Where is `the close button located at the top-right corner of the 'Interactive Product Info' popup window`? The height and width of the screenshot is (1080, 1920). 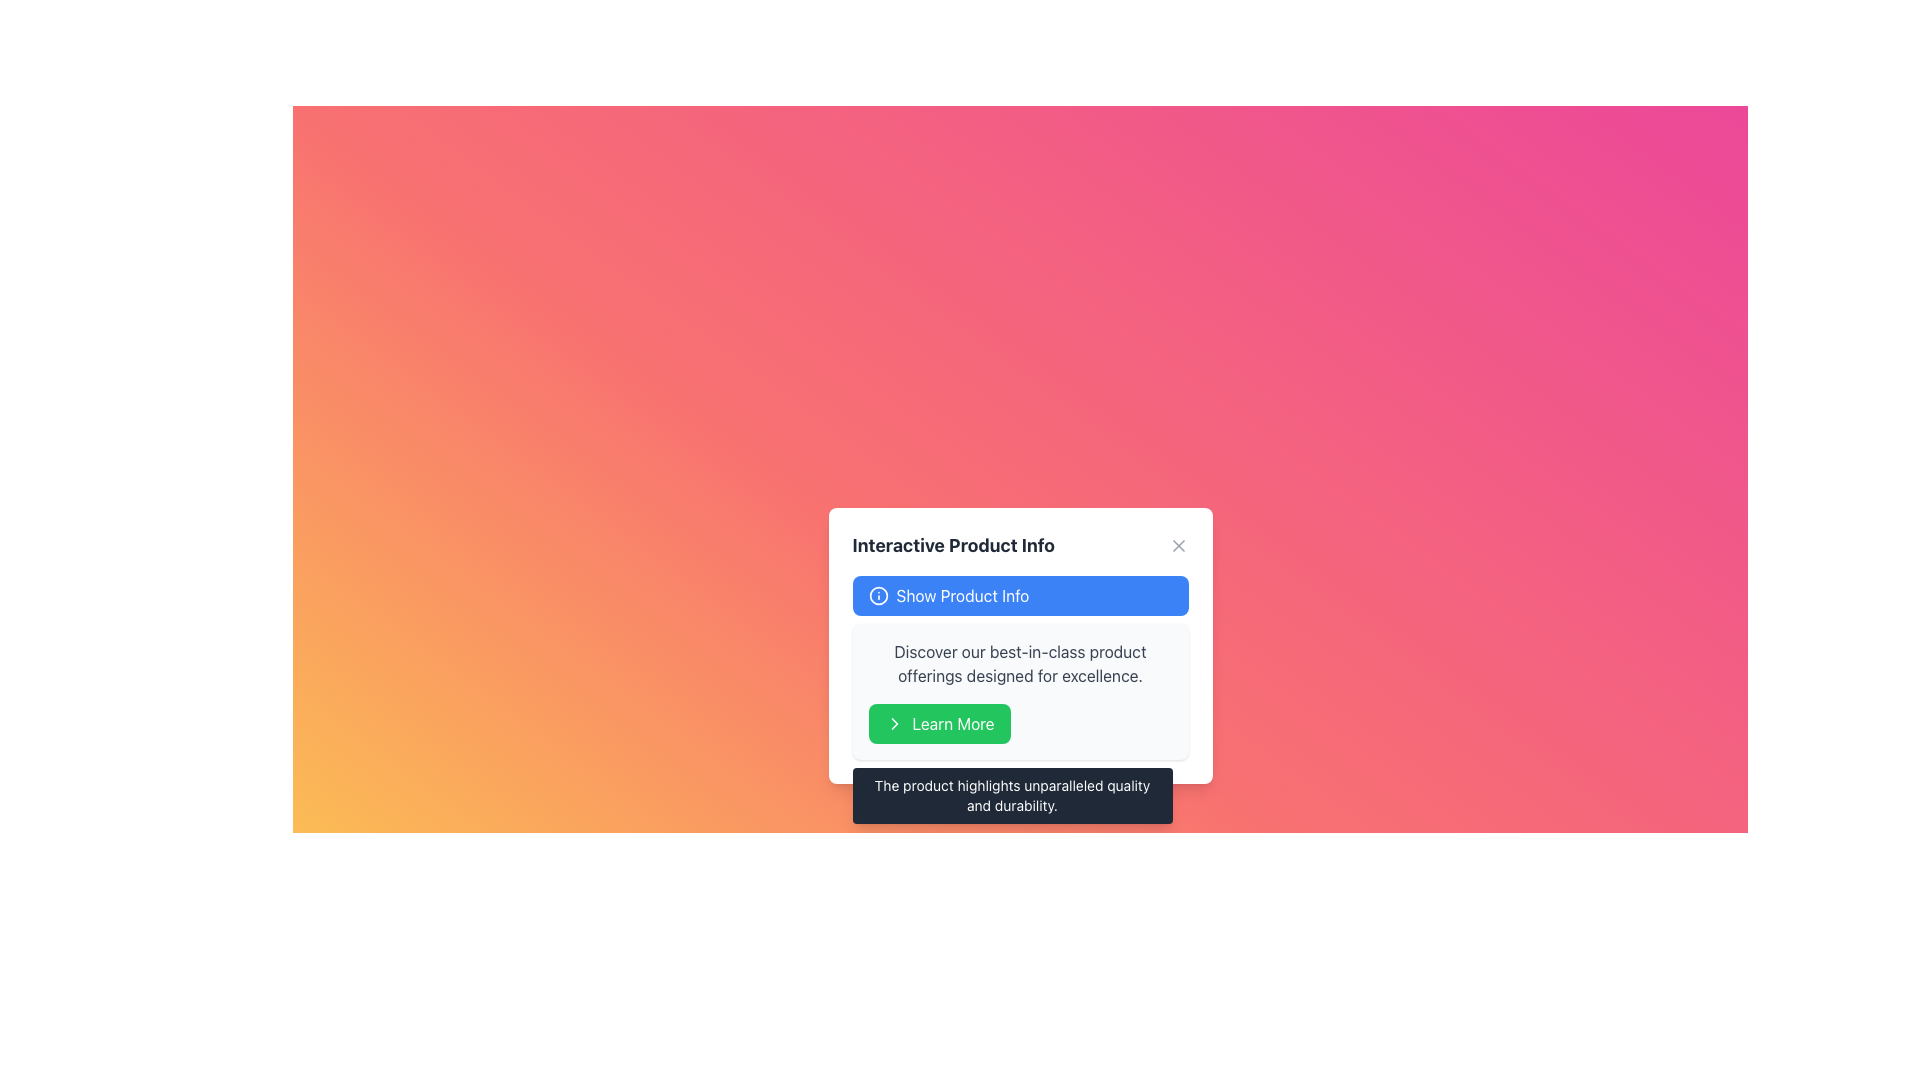 the close button located at the top-right corner of the 'Interactive Product Info' popup window is located at coordinates (1178, 546).